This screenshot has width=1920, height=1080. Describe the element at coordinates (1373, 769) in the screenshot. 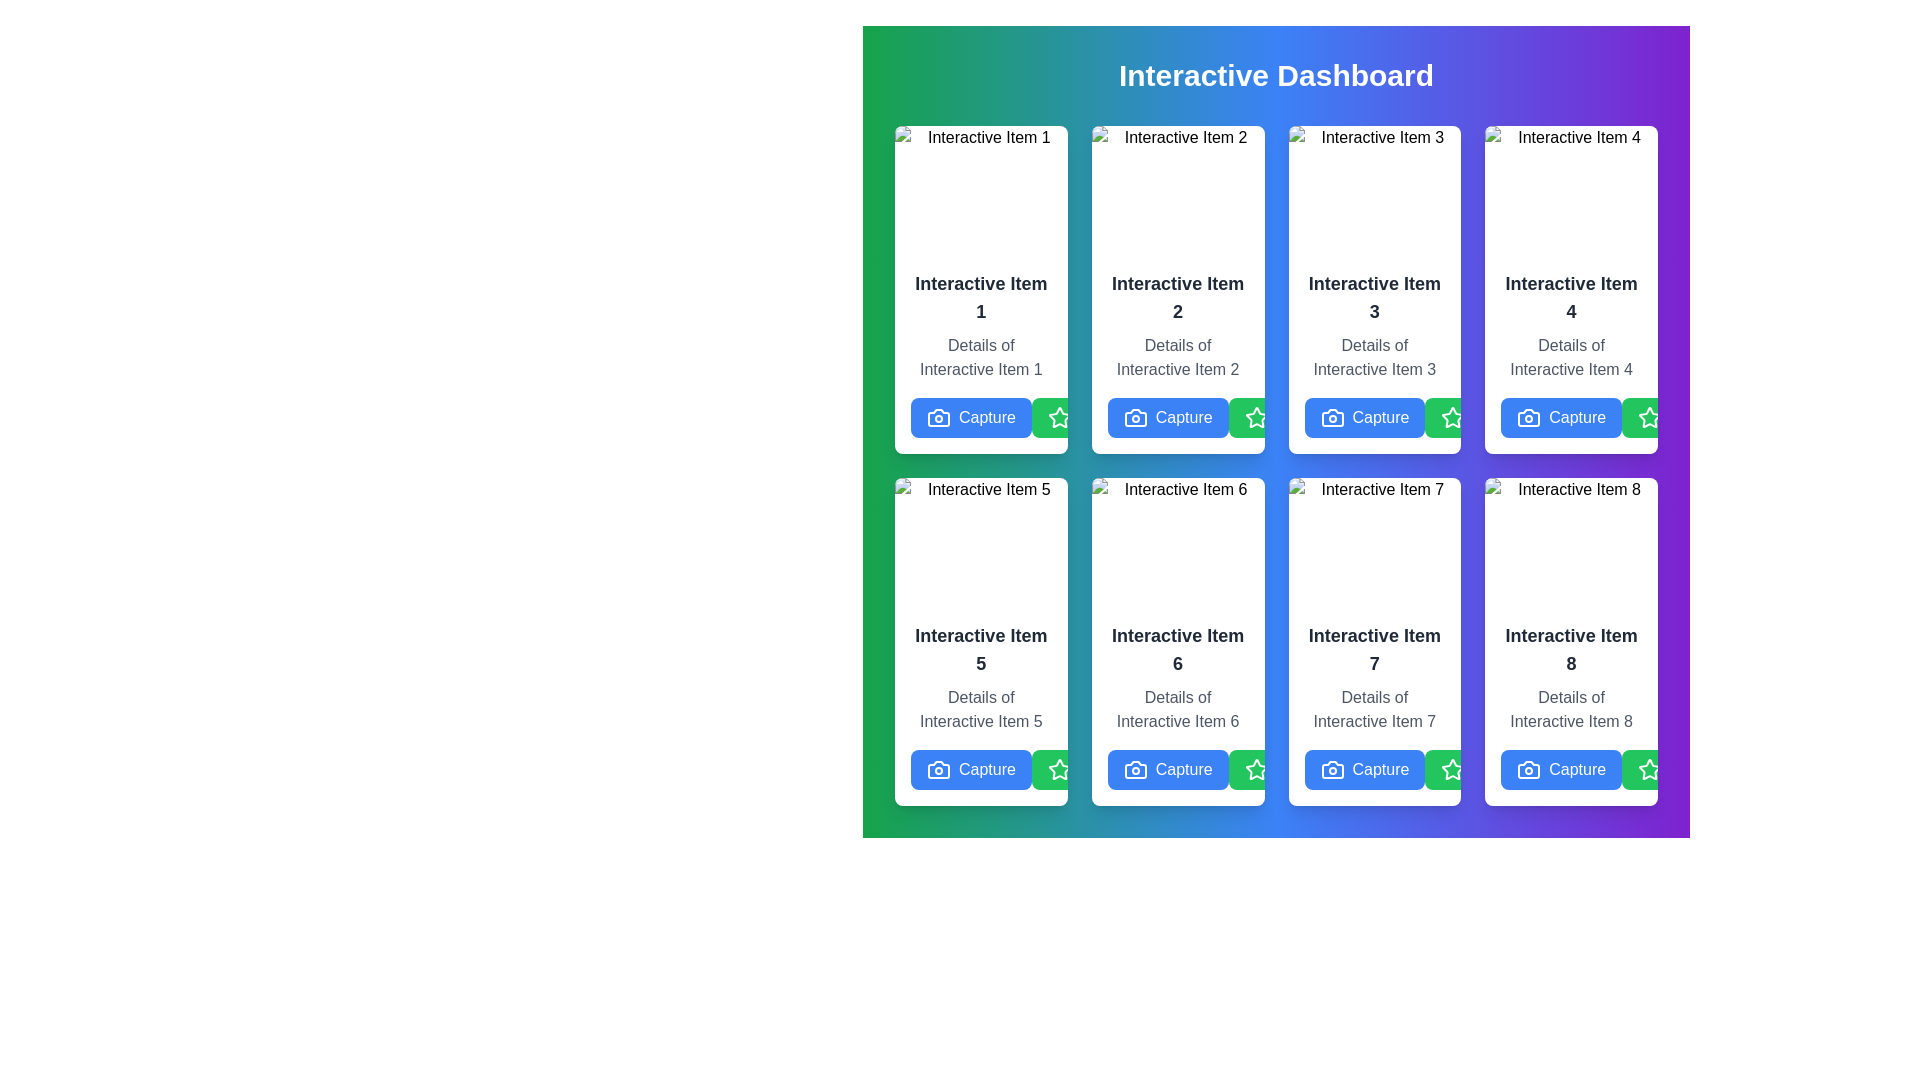

I see `the button for 'Interactive Item 7'` at that location.